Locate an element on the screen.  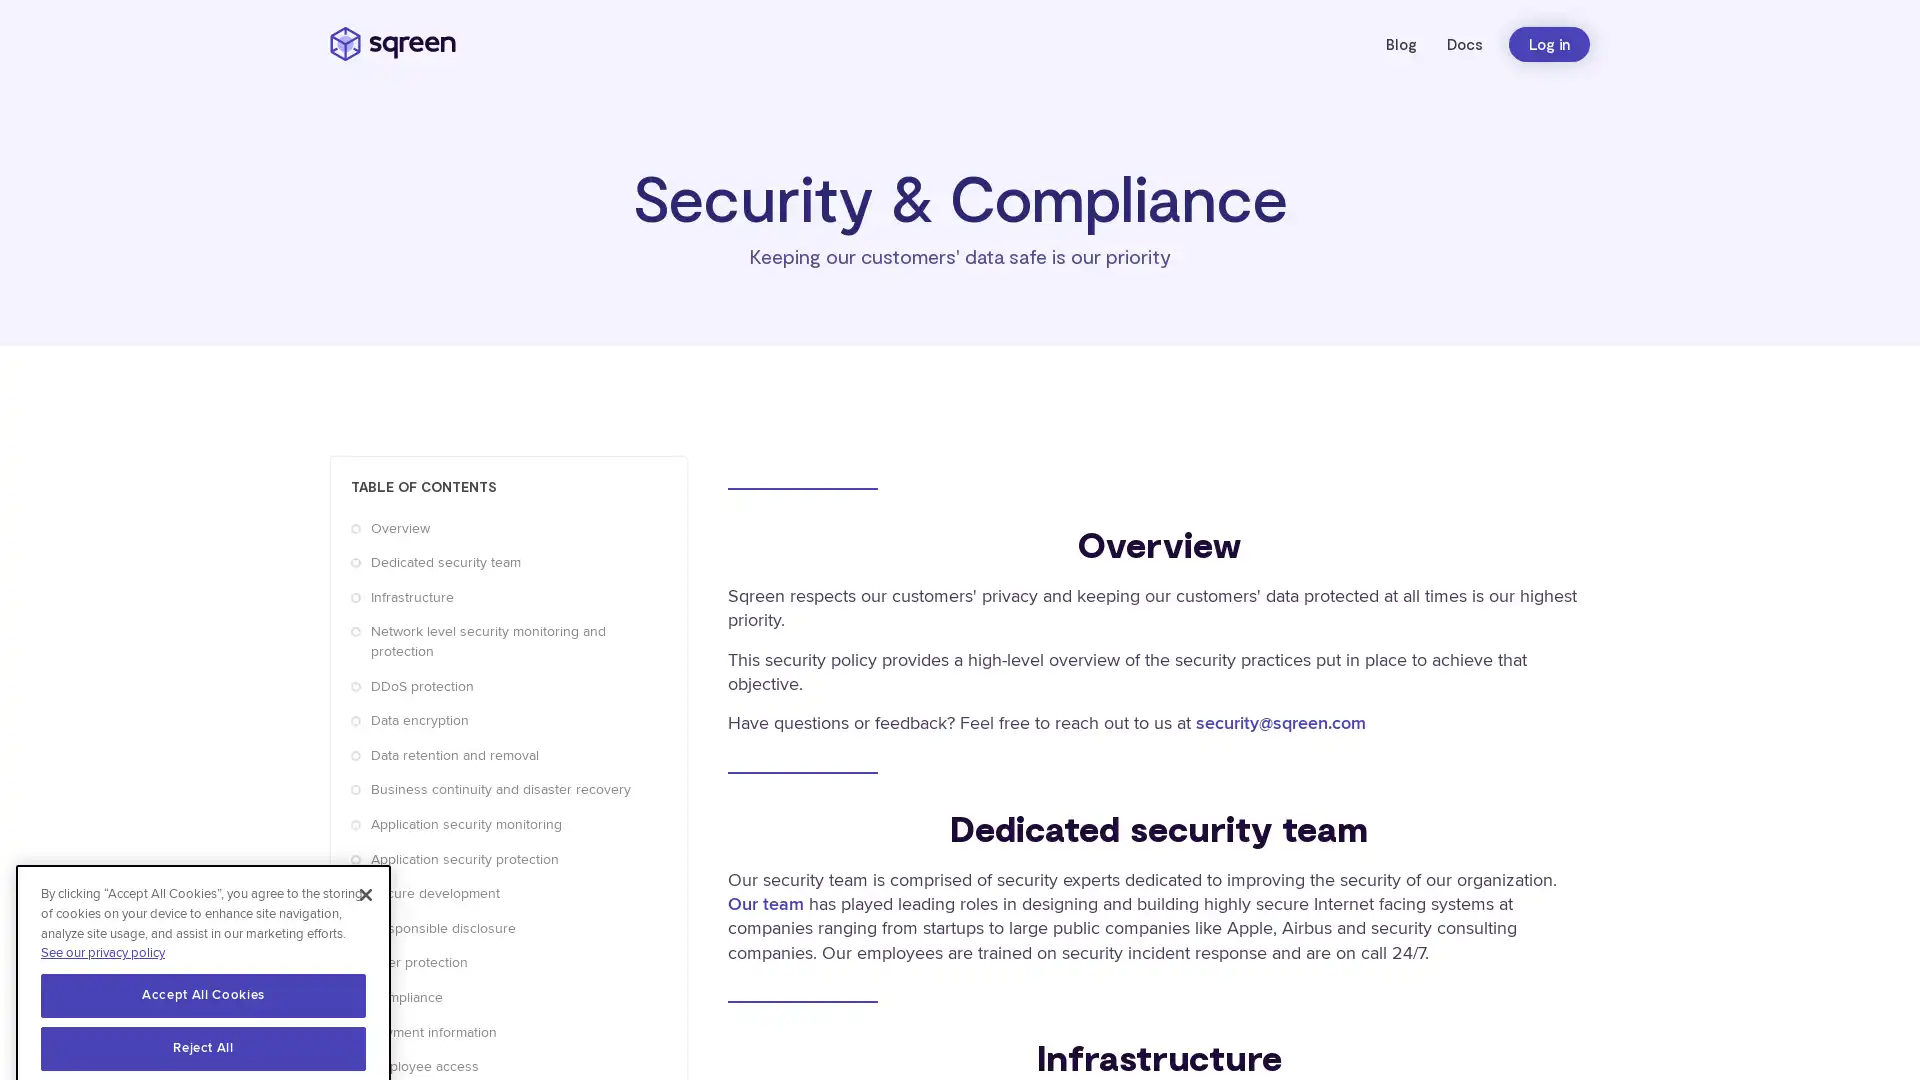
Reject All is located at coordinates (203, 1005).